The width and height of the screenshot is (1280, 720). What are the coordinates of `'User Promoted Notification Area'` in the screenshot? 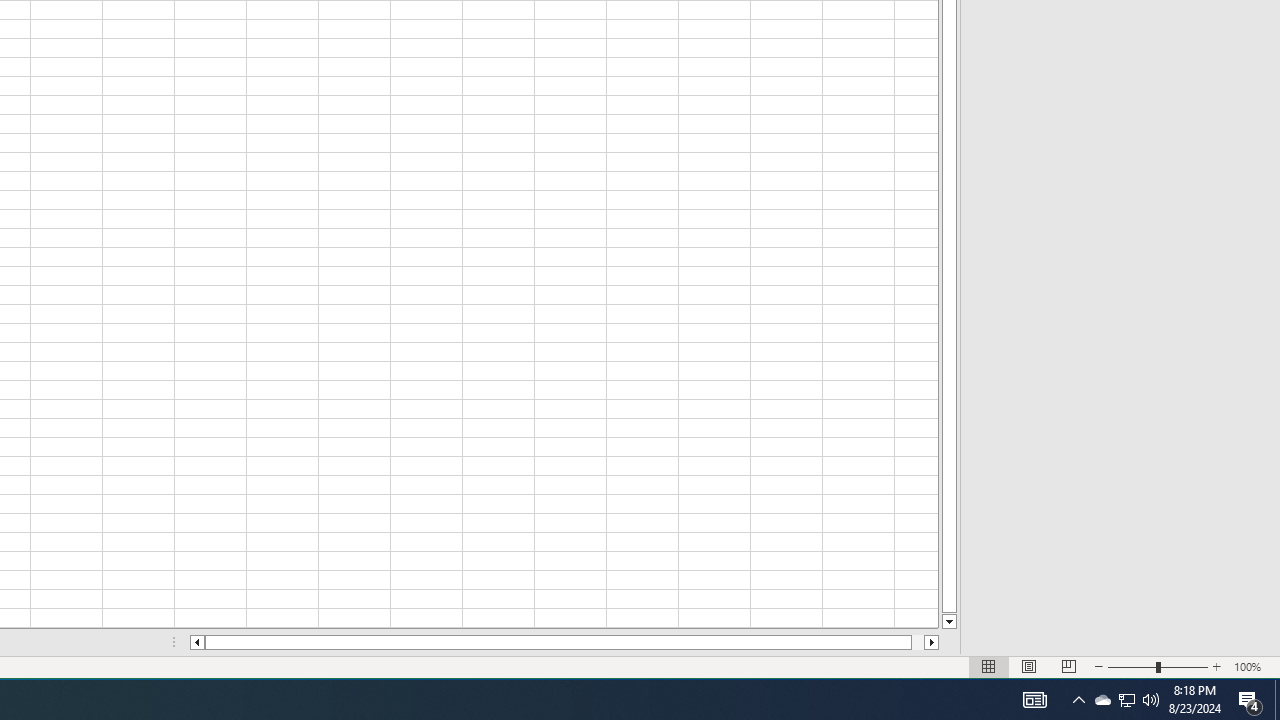 It's located at (1127, 698).